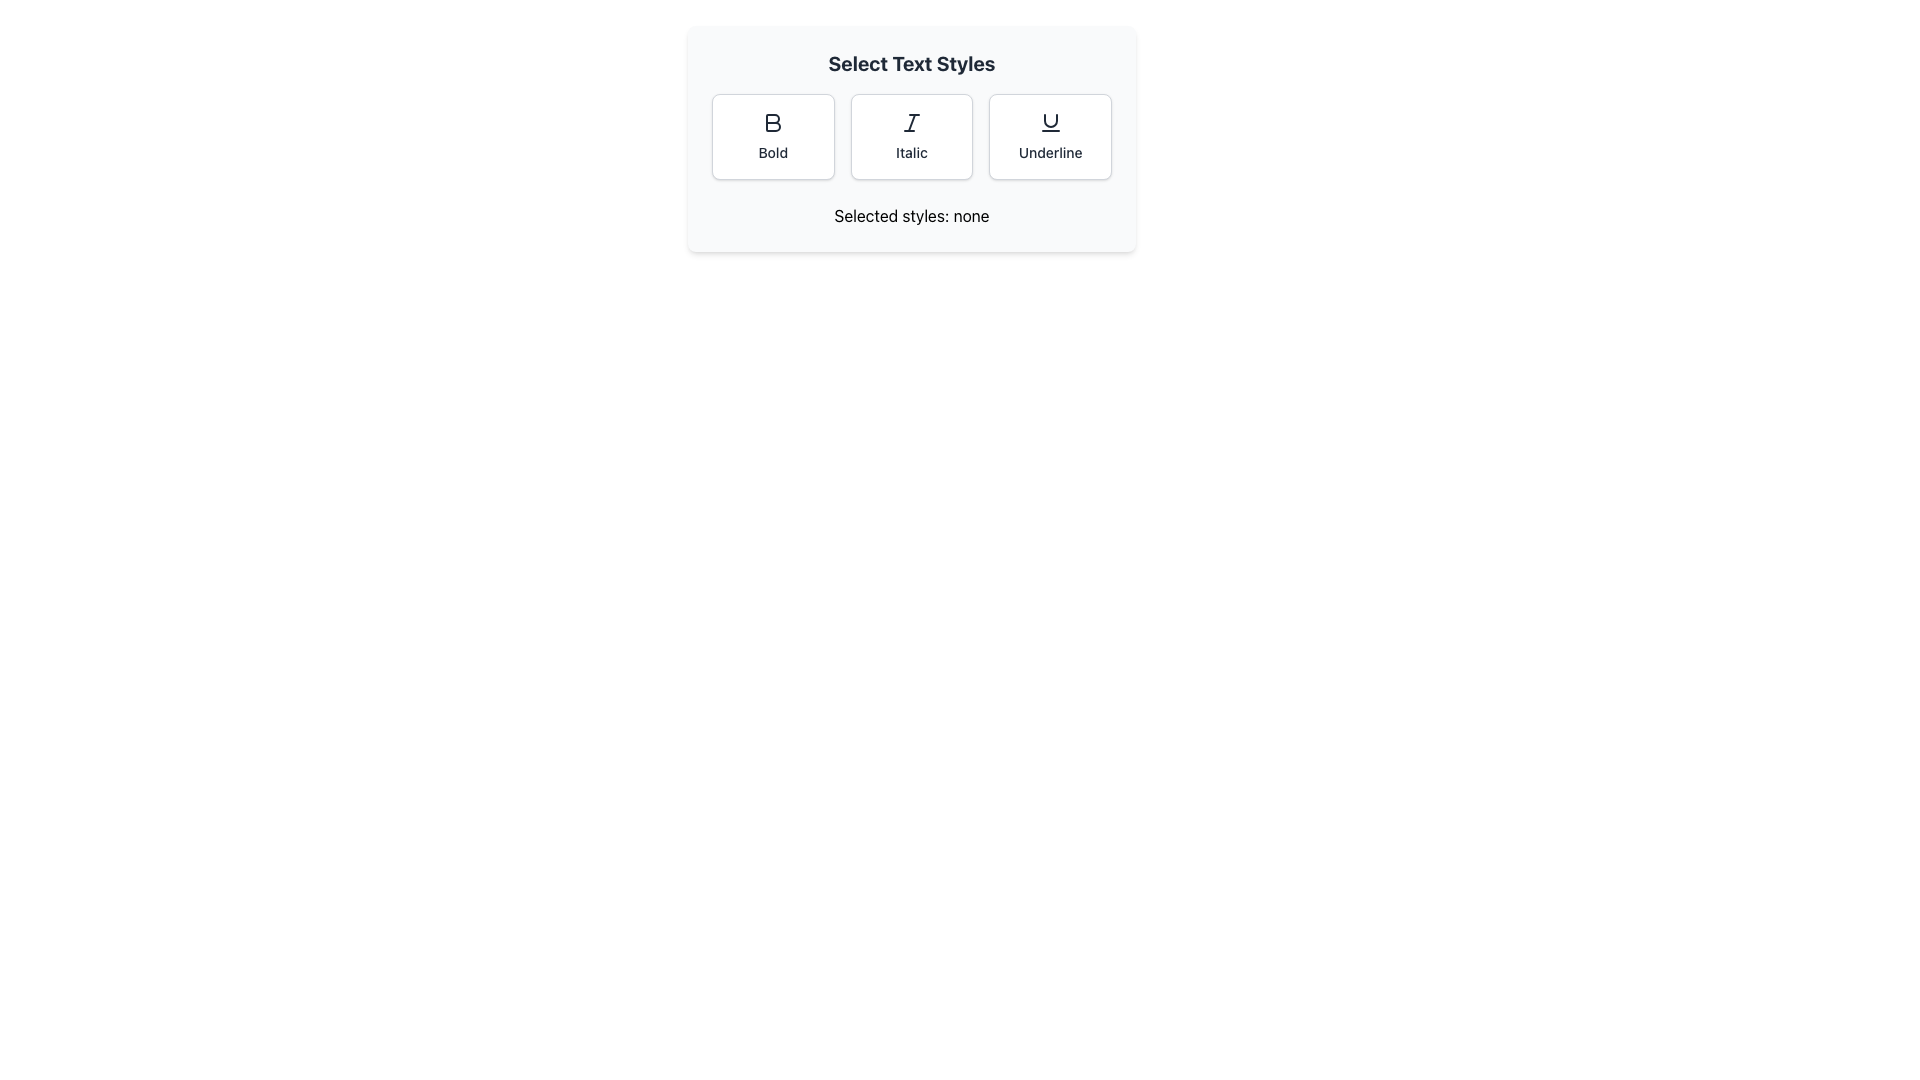 The height and width of the screenshot is (1080, 1920). I want to click on the 'Italic' label text, which is the second of three adjacent buttons labeled 'Bold', 'Italic', and 'Underline', so click(911, 152).